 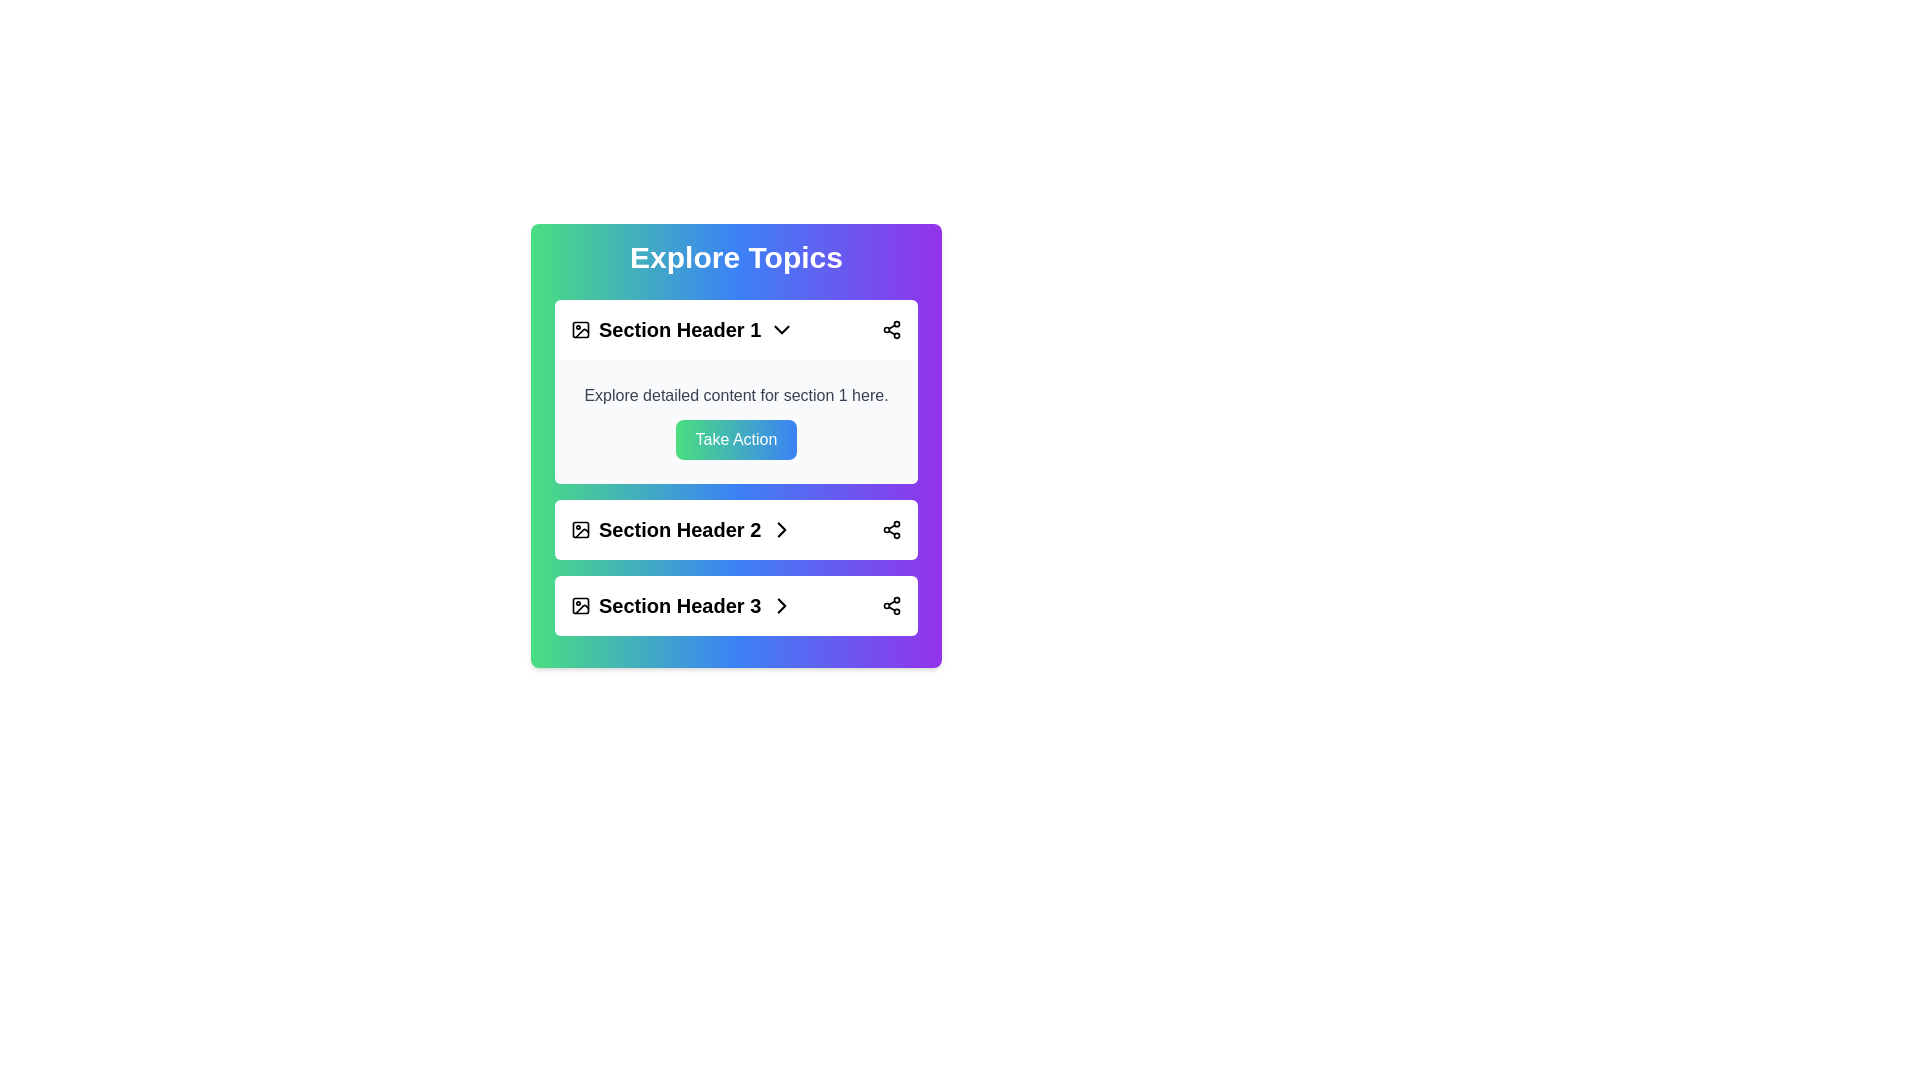 What do you see at coordinates (579, 604) in the screenshot?
I see `the icon resembling a picture frame with a circle and a diagonal line inside it, which indicates an image placeholder, positioned to the far left of 'Section Header 3'` at bounding box center [579, 604].